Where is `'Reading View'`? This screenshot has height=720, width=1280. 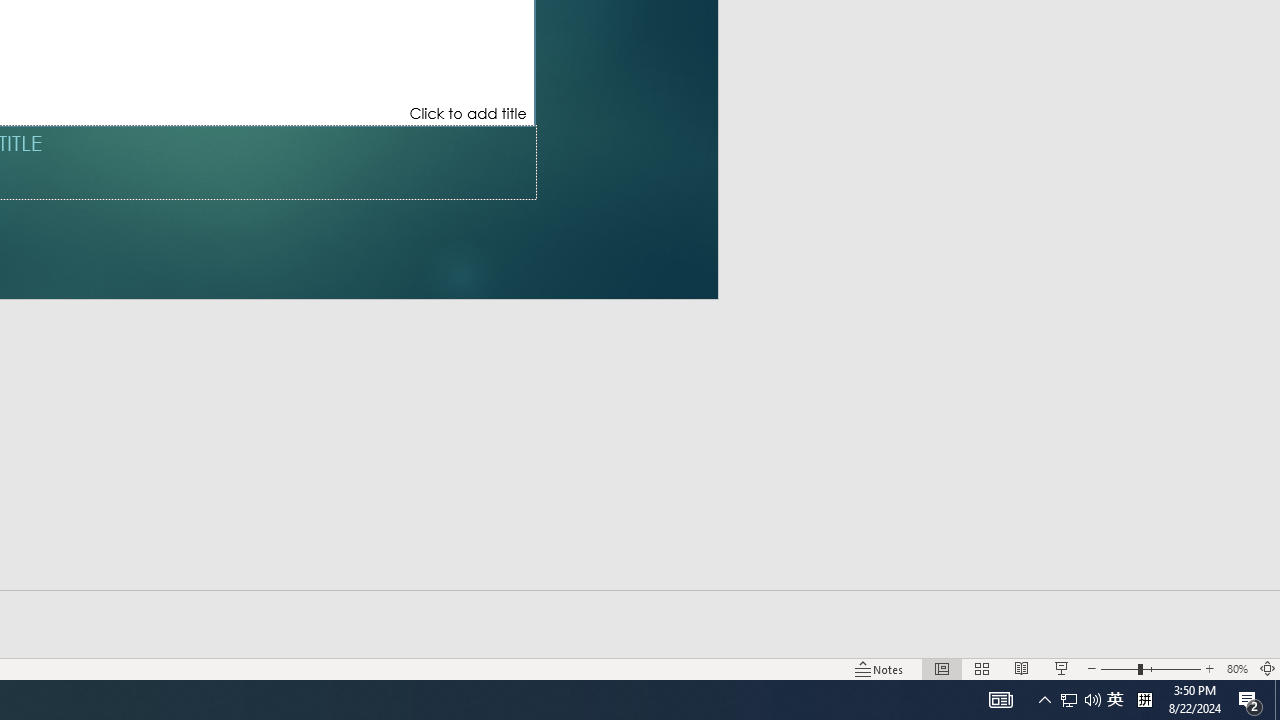 'Reading View' is located at coordinates (1022, 669).